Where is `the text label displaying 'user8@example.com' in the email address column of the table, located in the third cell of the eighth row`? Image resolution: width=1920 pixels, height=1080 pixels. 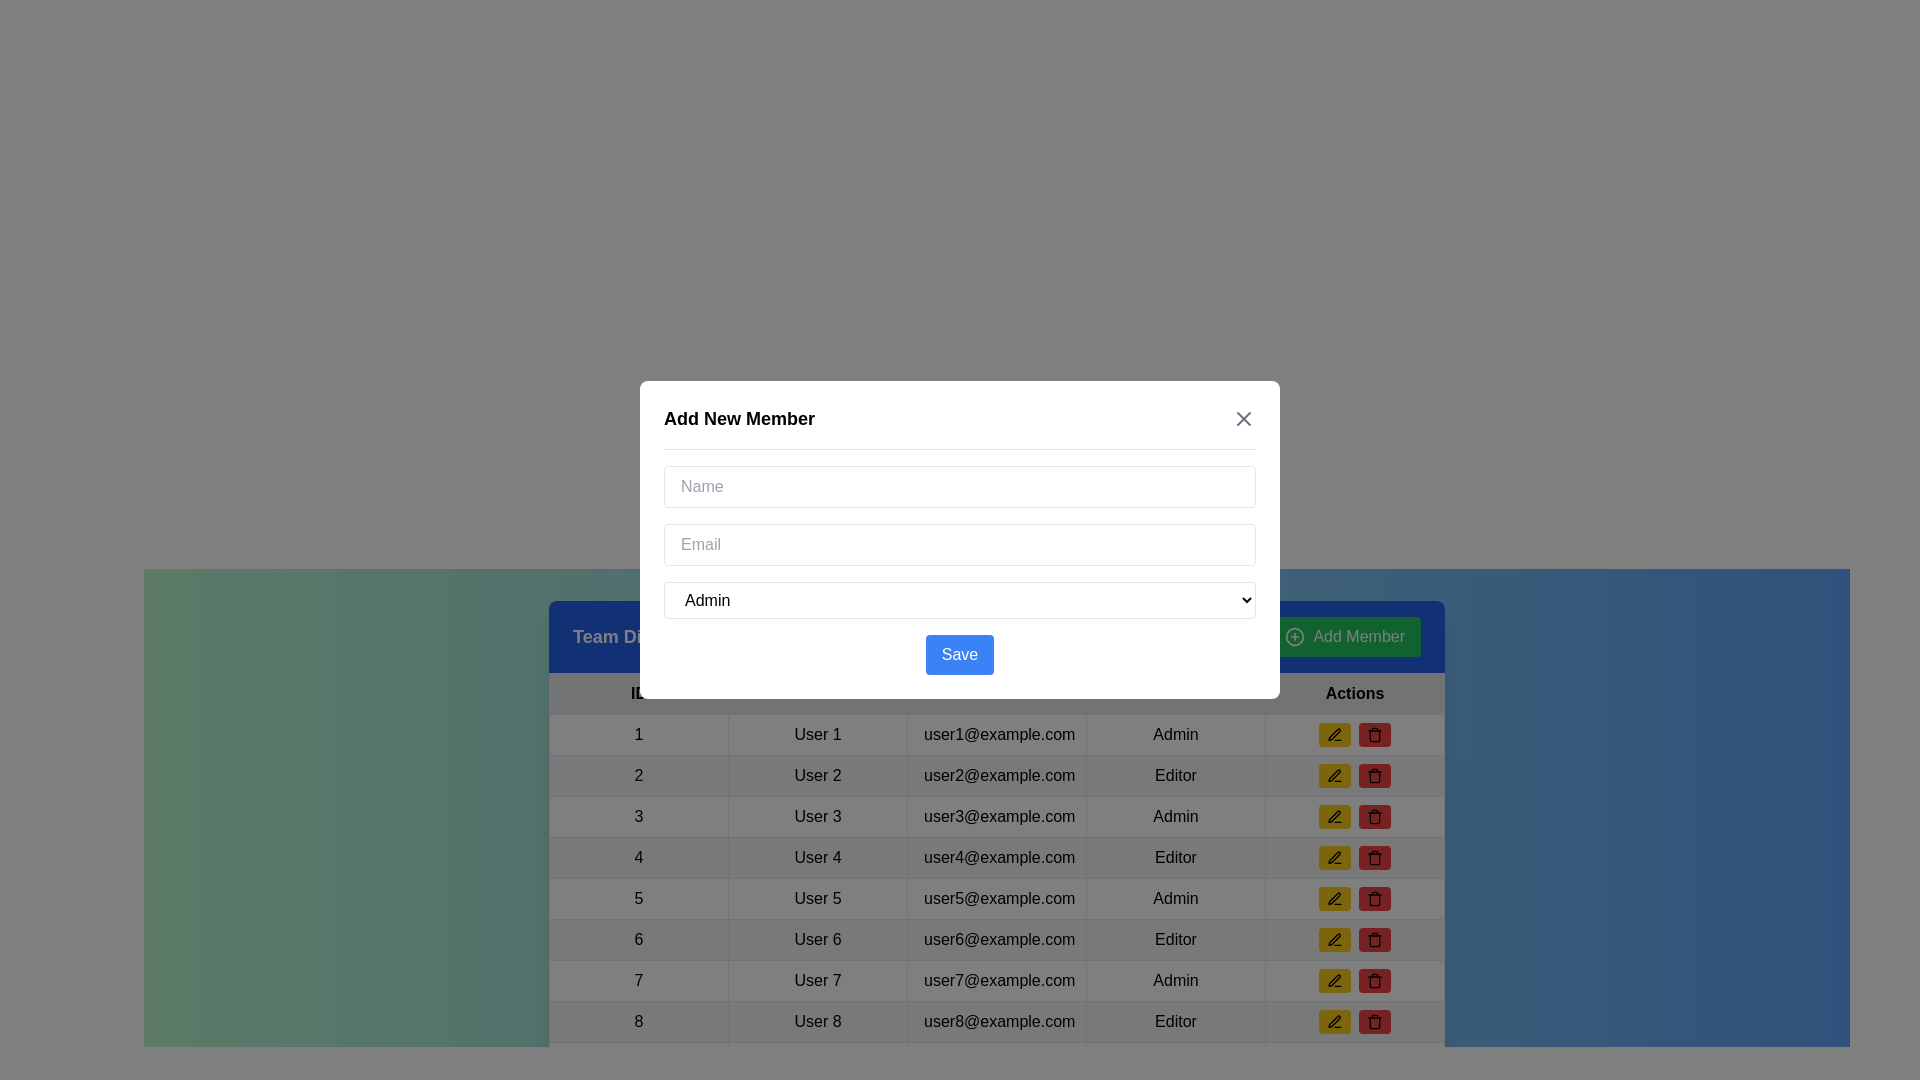
the text label displaying 'user8@example.com' in the email address column of the table, located in the third cell of the eighth row is located at coordinates (997, 1022).